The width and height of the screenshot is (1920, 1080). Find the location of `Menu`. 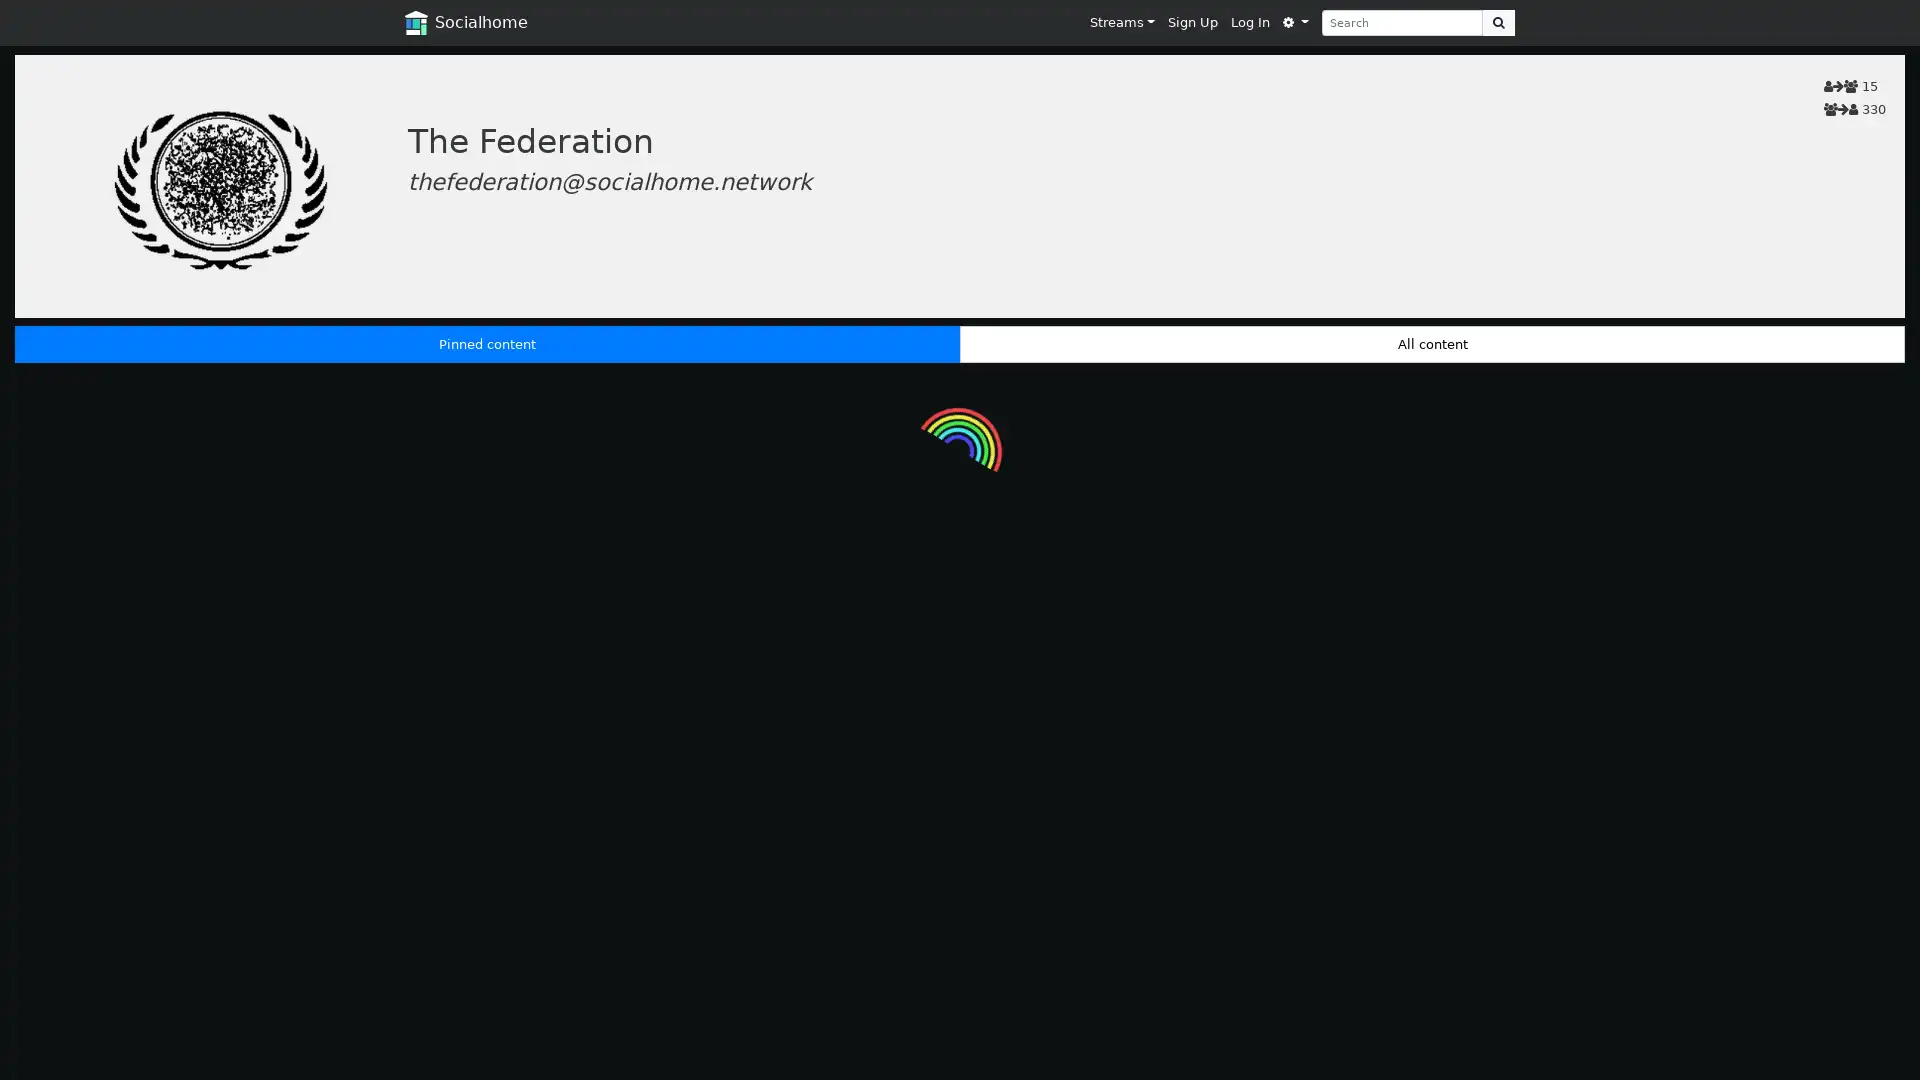

Menu is located at coordinates (1295, 22).